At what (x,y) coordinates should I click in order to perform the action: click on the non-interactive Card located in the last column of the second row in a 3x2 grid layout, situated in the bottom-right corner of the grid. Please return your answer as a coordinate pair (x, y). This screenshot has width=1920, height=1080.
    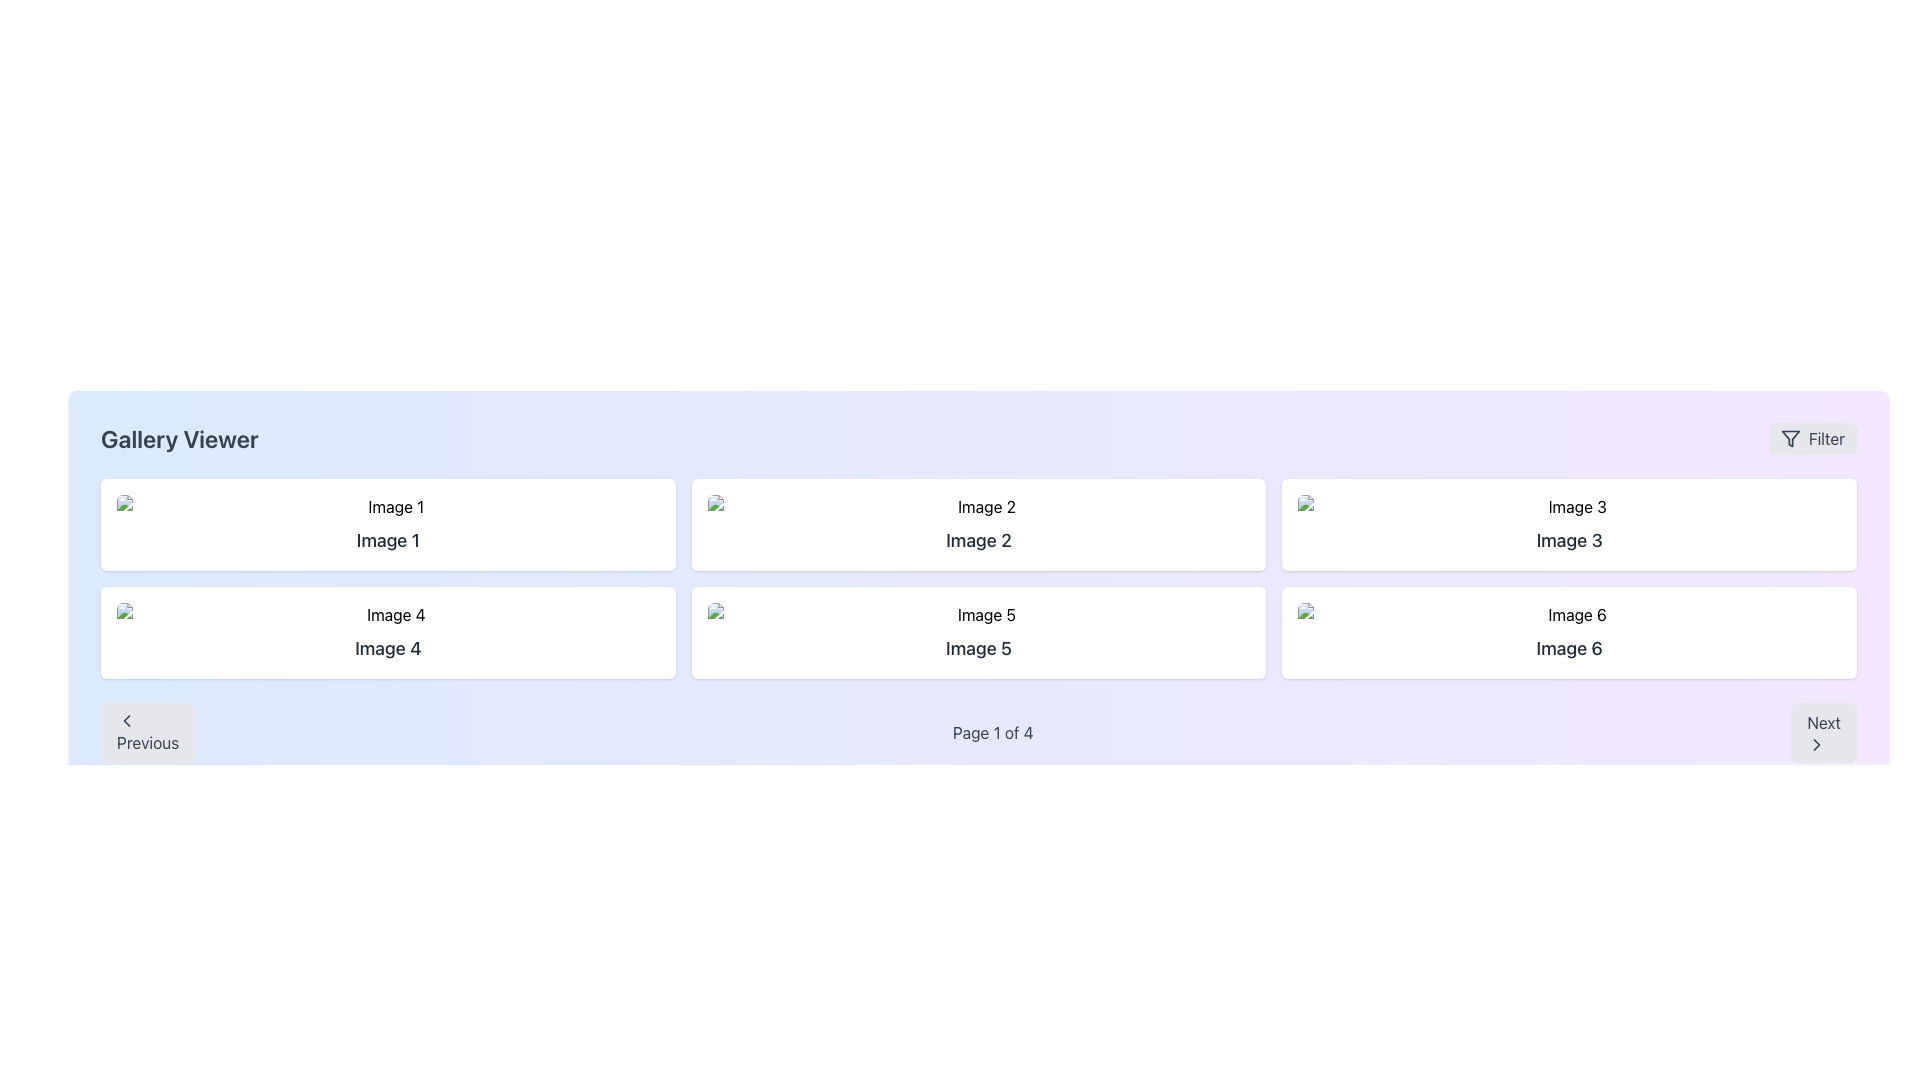
    Looking at the image, I should click on (1568, 632).